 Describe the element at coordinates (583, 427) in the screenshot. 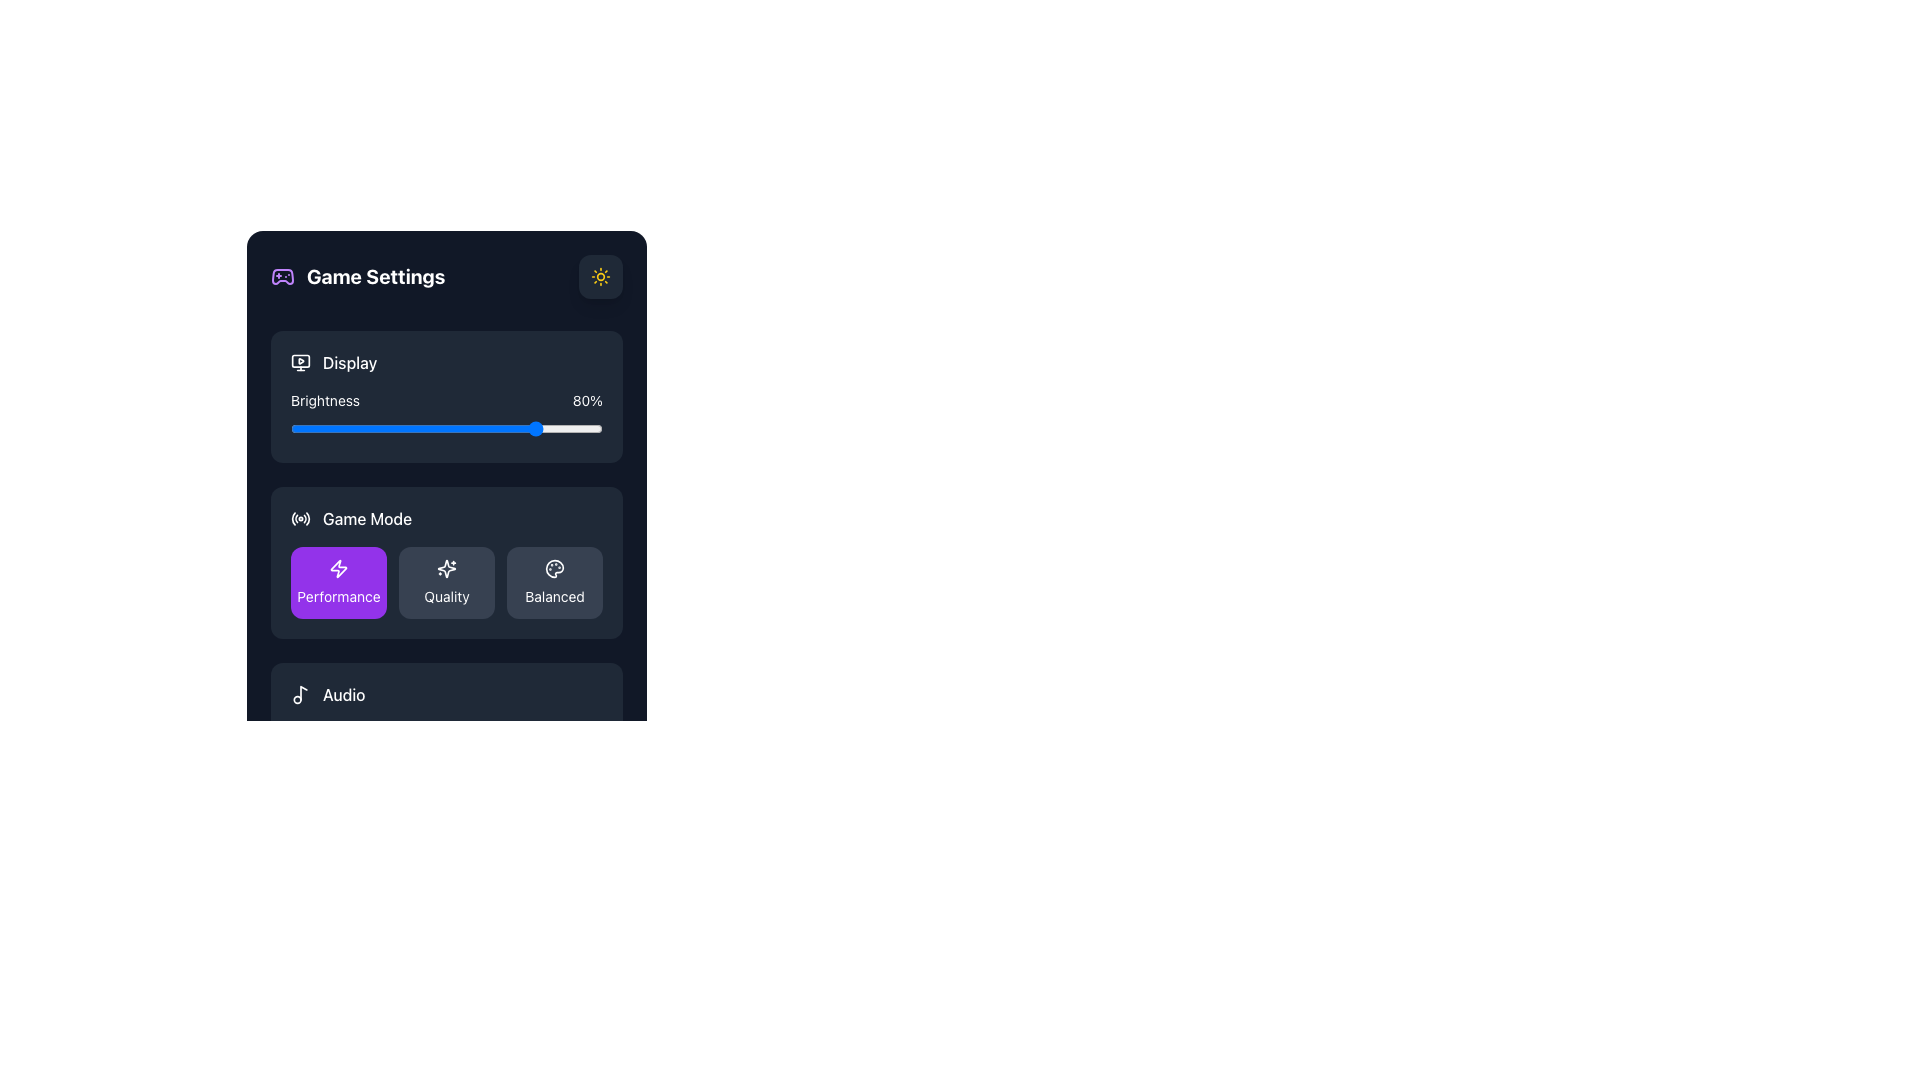

I see `brightness` at that location.